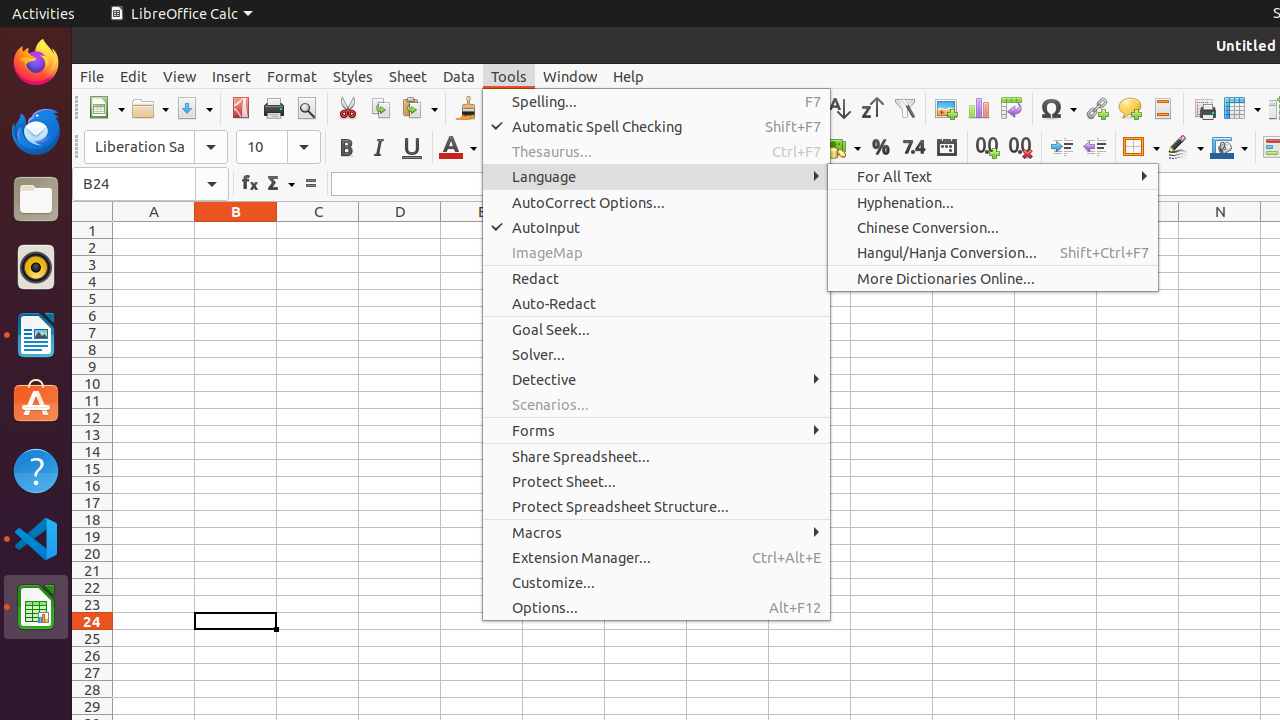 The height and width of the screenshot is (720, 1280). What do you see at coordinates (279, 183) in the screenshot?
I see `'Select Function'` at bounding box center [279, 183].